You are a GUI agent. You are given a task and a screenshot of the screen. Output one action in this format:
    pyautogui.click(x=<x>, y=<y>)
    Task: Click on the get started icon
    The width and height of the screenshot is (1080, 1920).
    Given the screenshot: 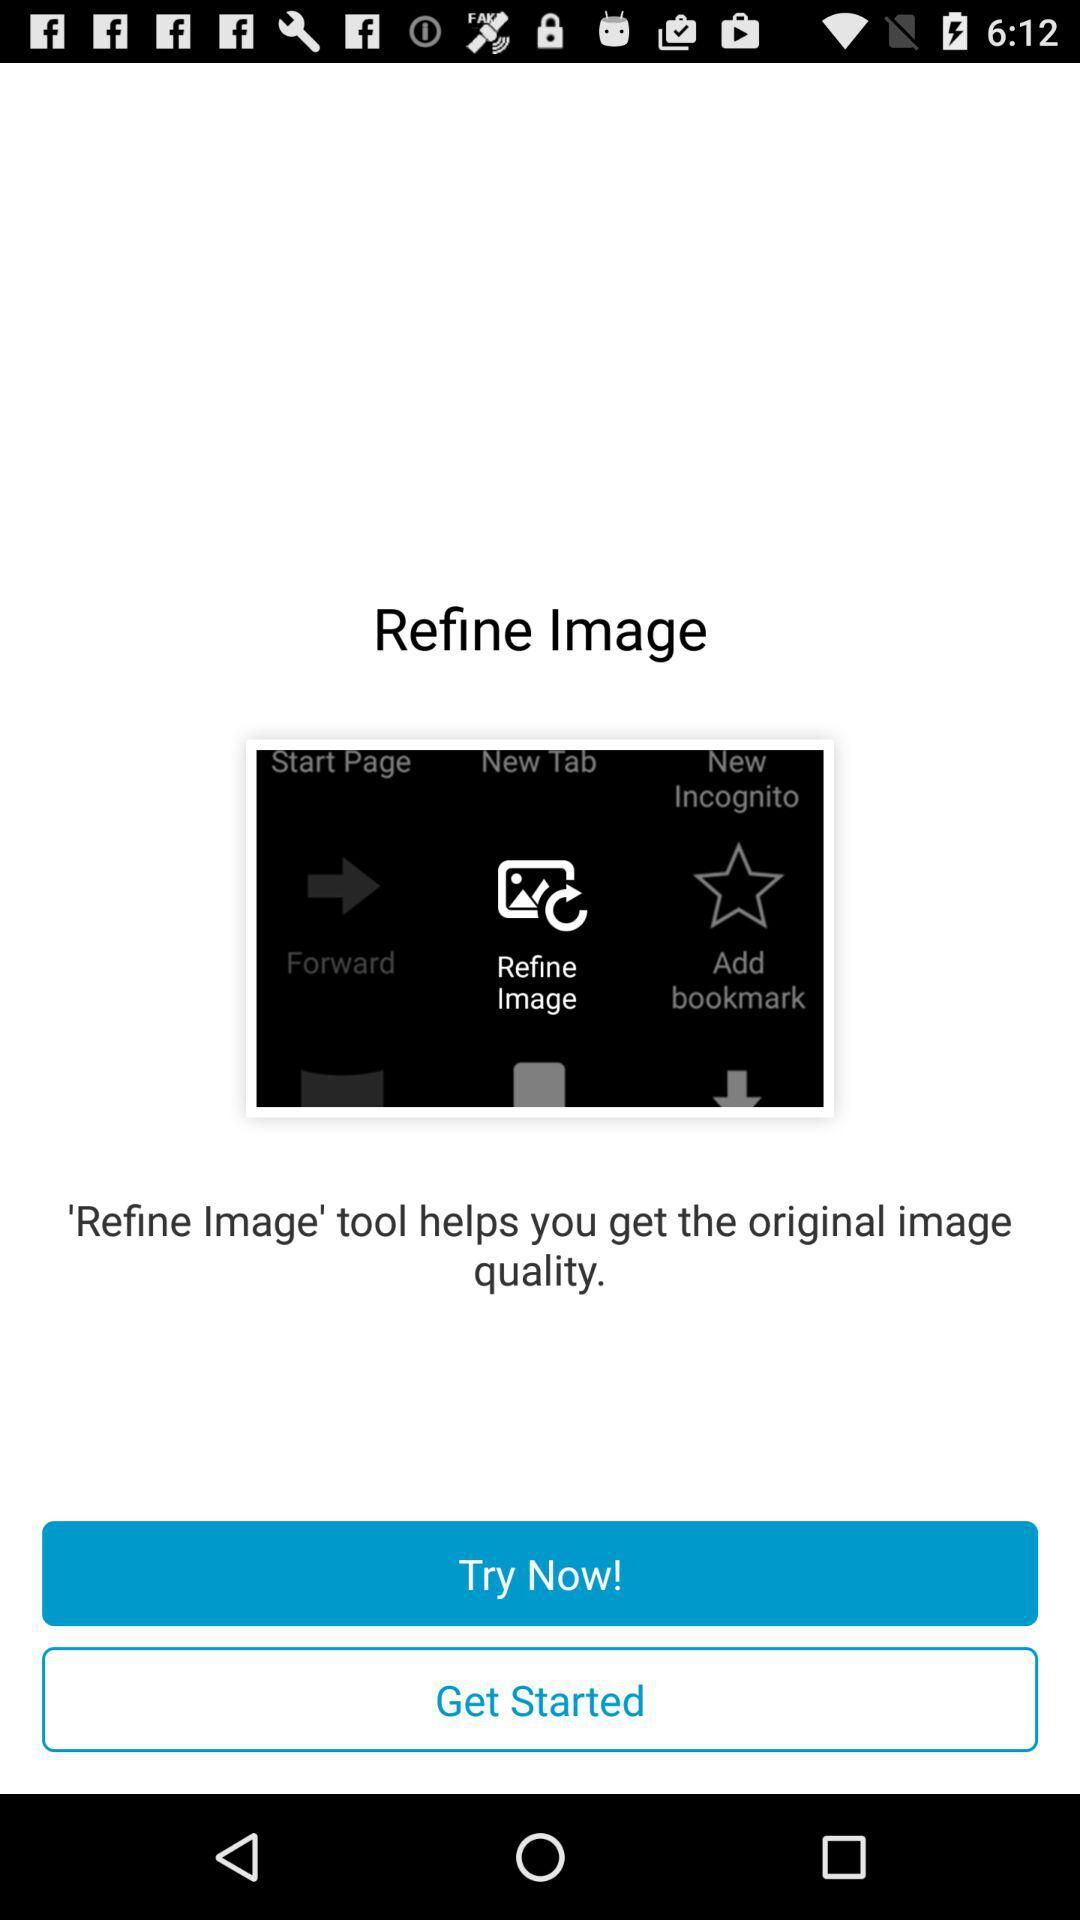 What is the action you would take?
    pyautogui.click(x=540, y=1698)
    